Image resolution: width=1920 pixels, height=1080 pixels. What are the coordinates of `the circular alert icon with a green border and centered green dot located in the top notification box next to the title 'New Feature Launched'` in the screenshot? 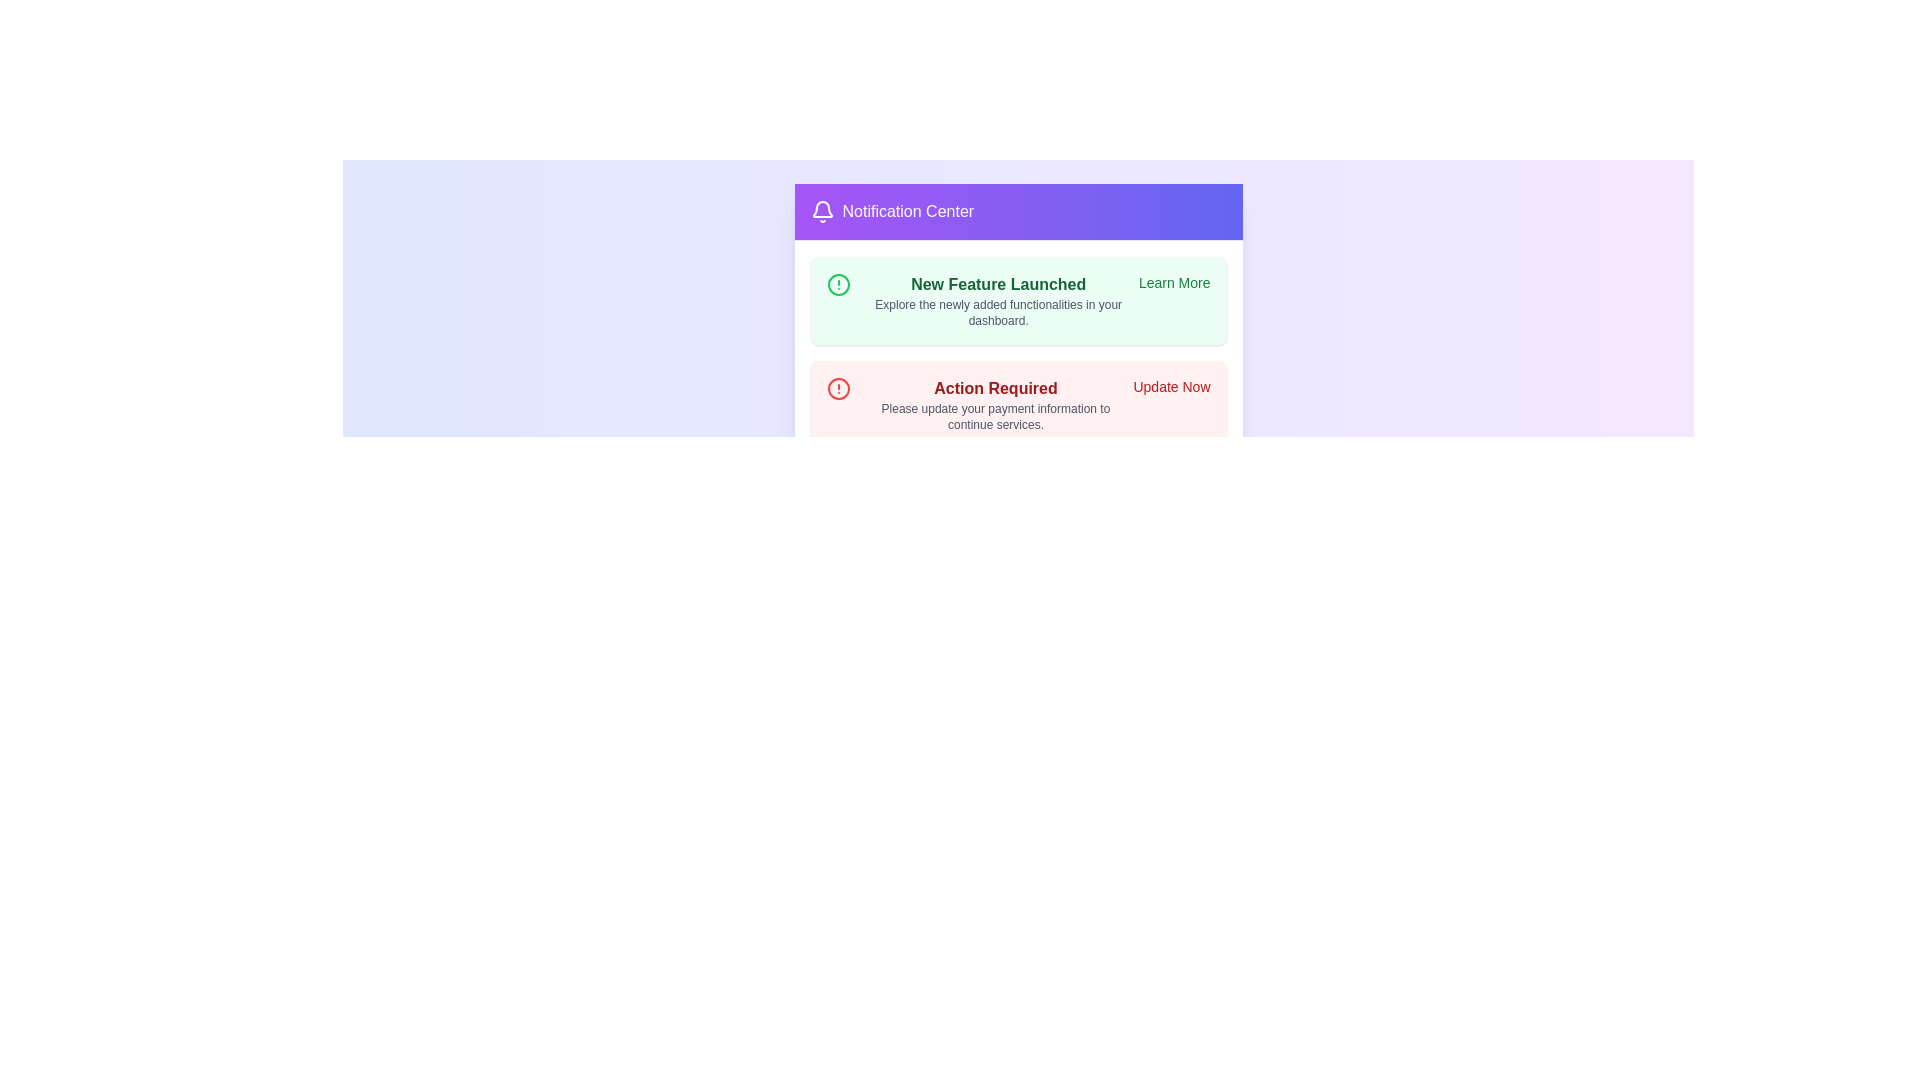 It's located at (838, 285).